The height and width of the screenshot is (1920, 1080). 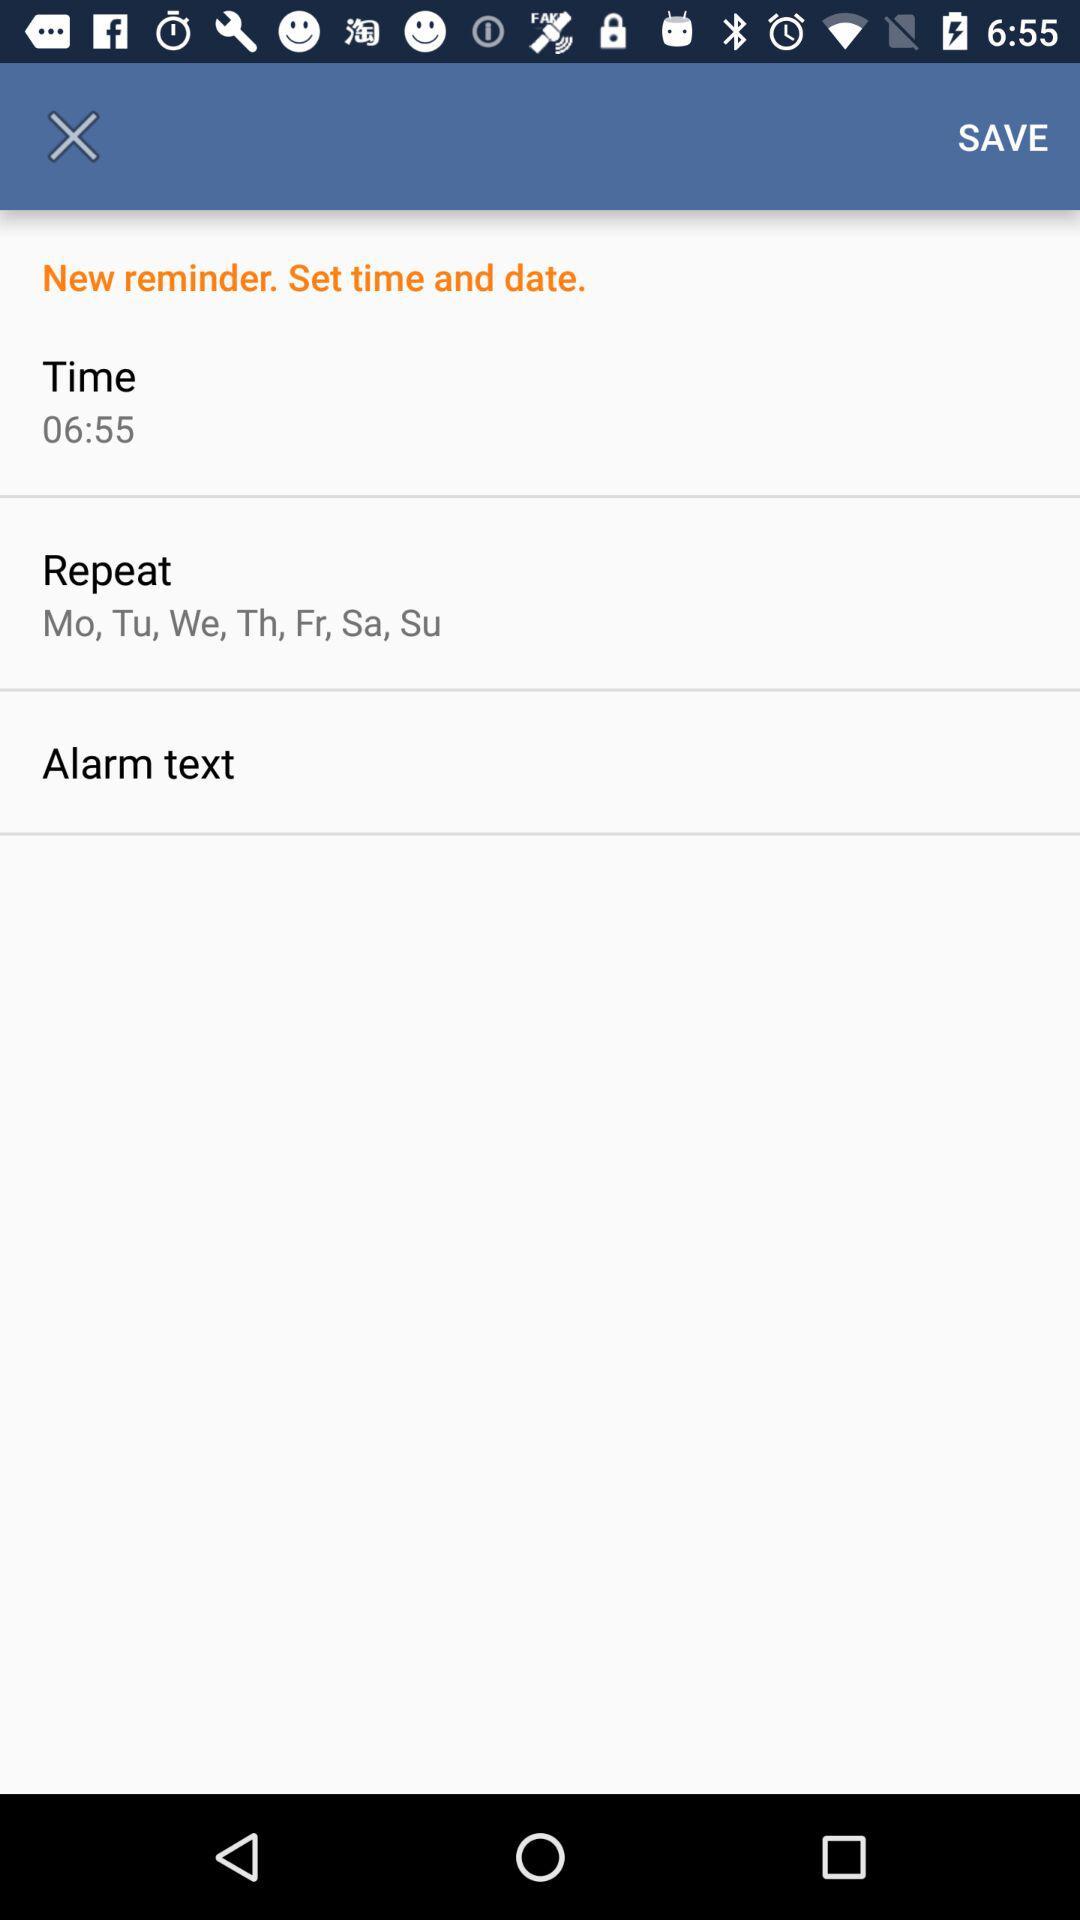 I want to click on icon below time item, so click(x=87, y=427).